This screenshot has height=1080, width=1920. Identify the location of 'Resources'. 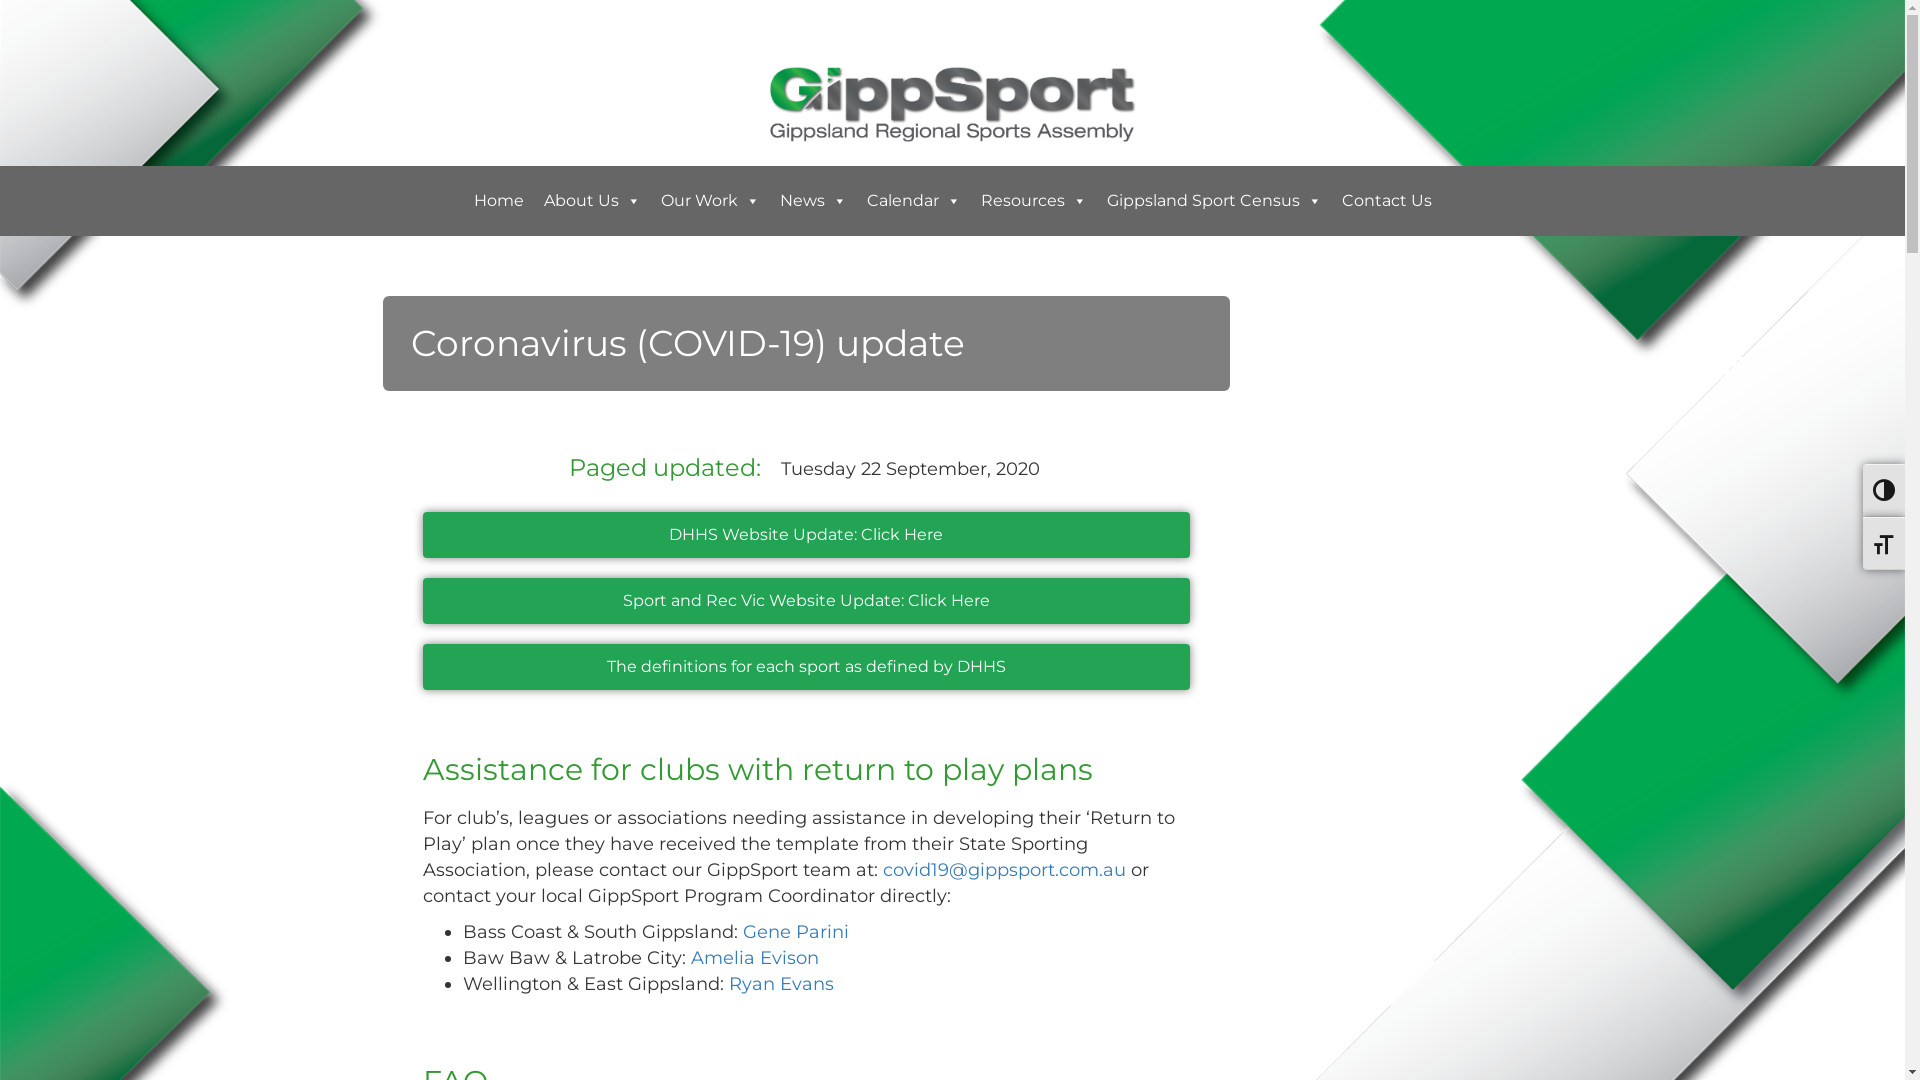
(1032, 200).